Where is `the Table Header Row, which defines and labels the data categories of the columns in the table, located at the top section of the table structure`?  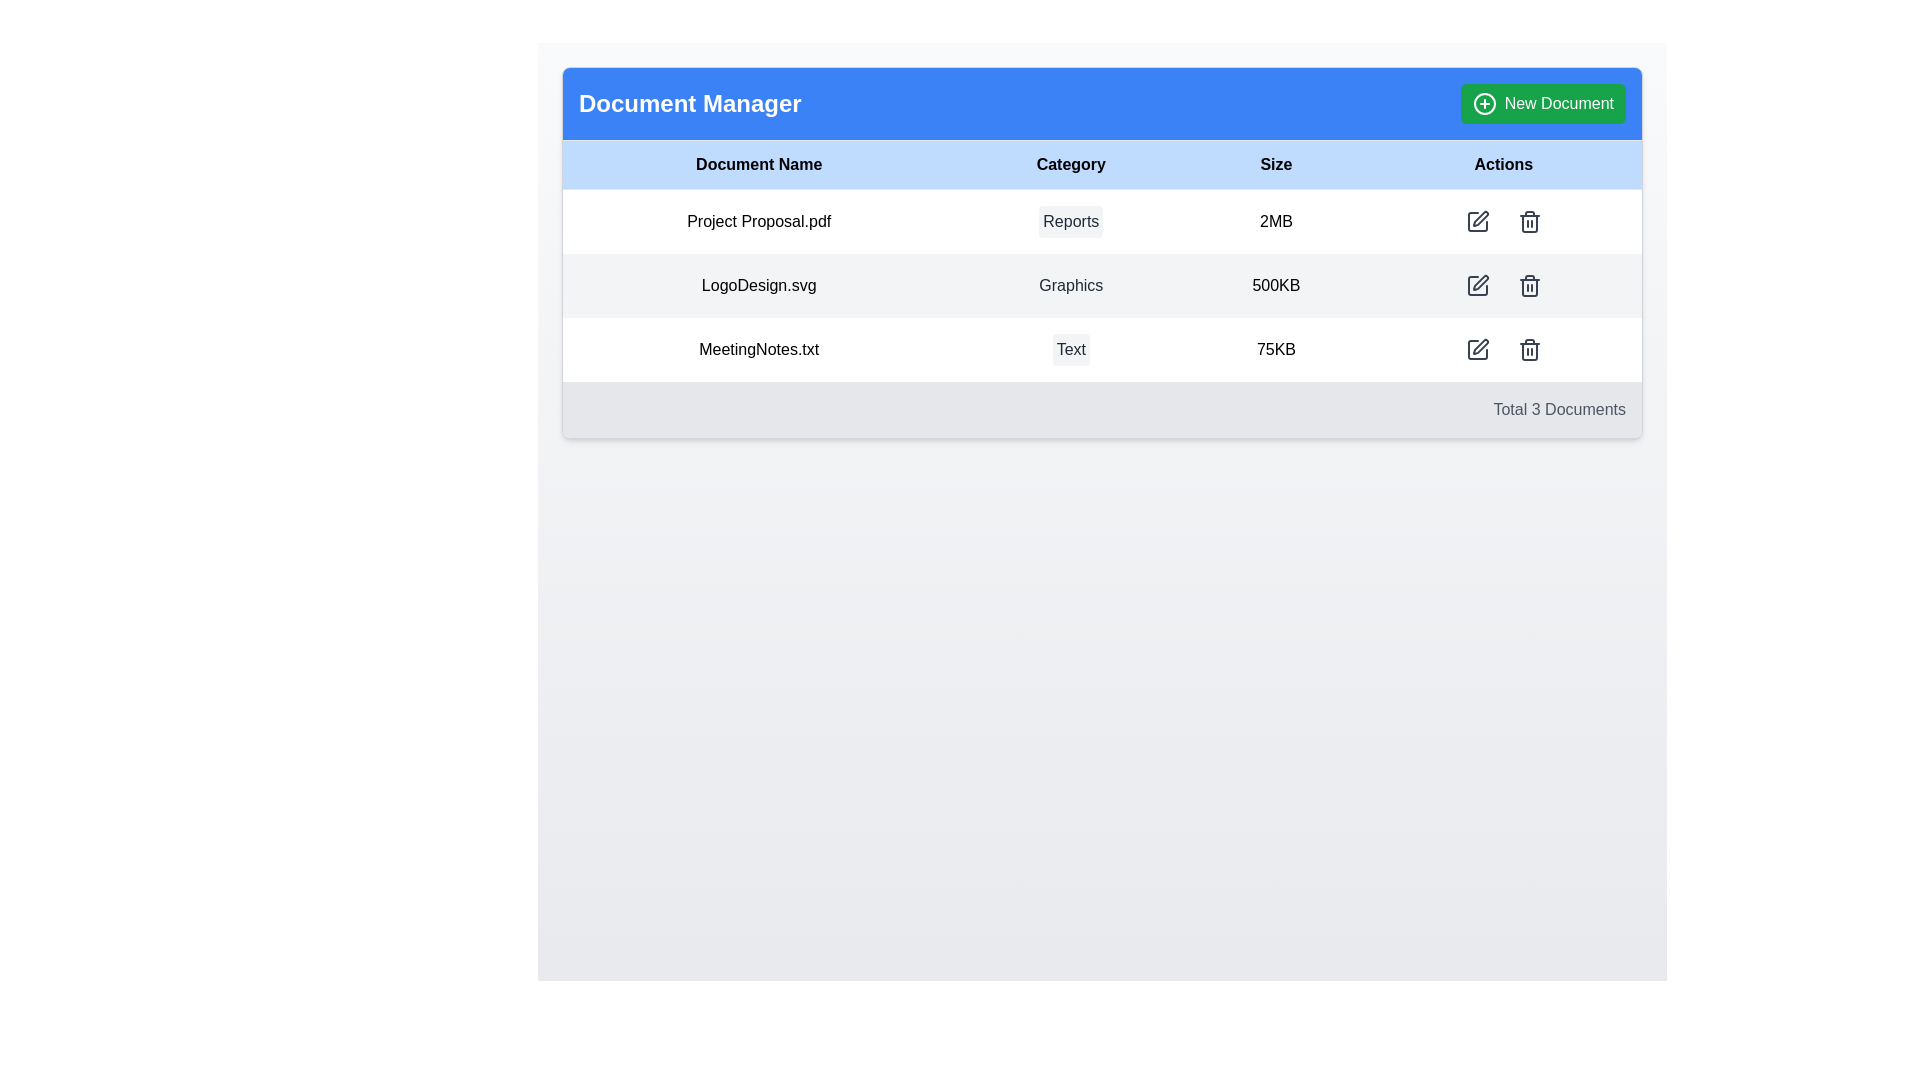
the Table Header Row, which defines and labels the data categories of the columns in the table, located at the top section of the table structure is located at coordinates (1101, 164).